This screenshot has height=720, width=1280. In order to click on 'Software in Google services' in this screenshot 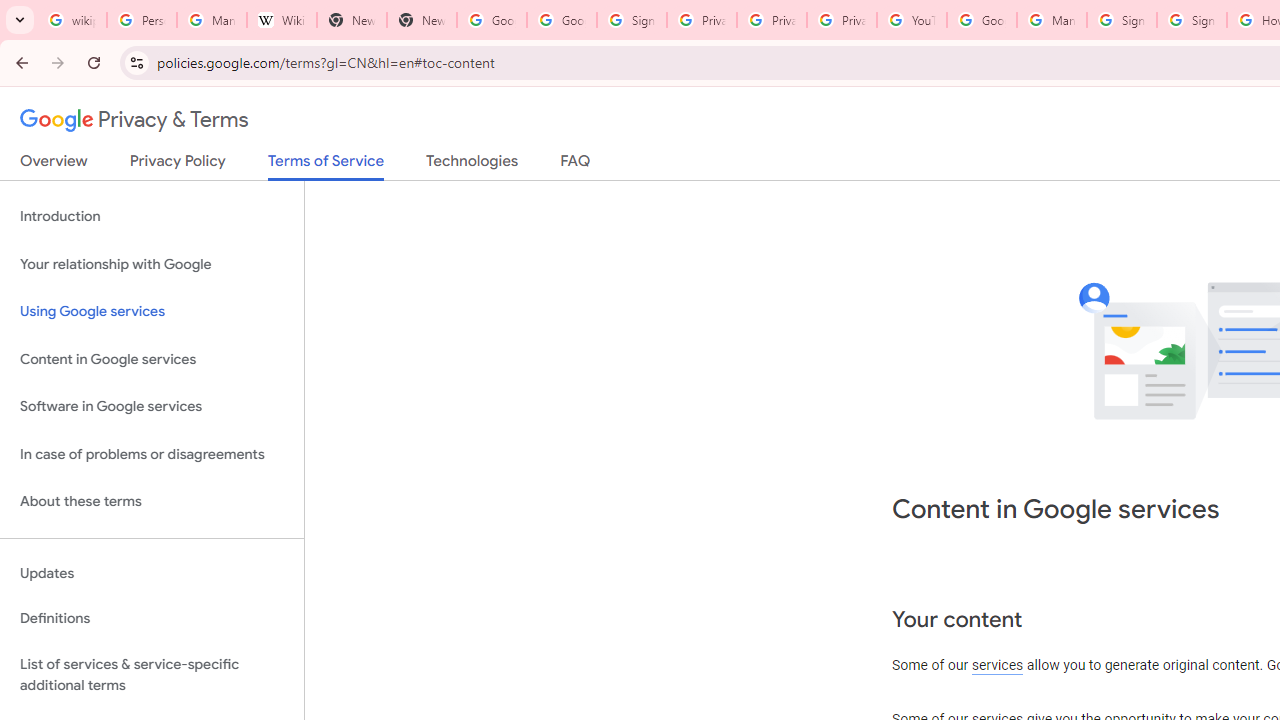, I will do `click(151, 406)`.